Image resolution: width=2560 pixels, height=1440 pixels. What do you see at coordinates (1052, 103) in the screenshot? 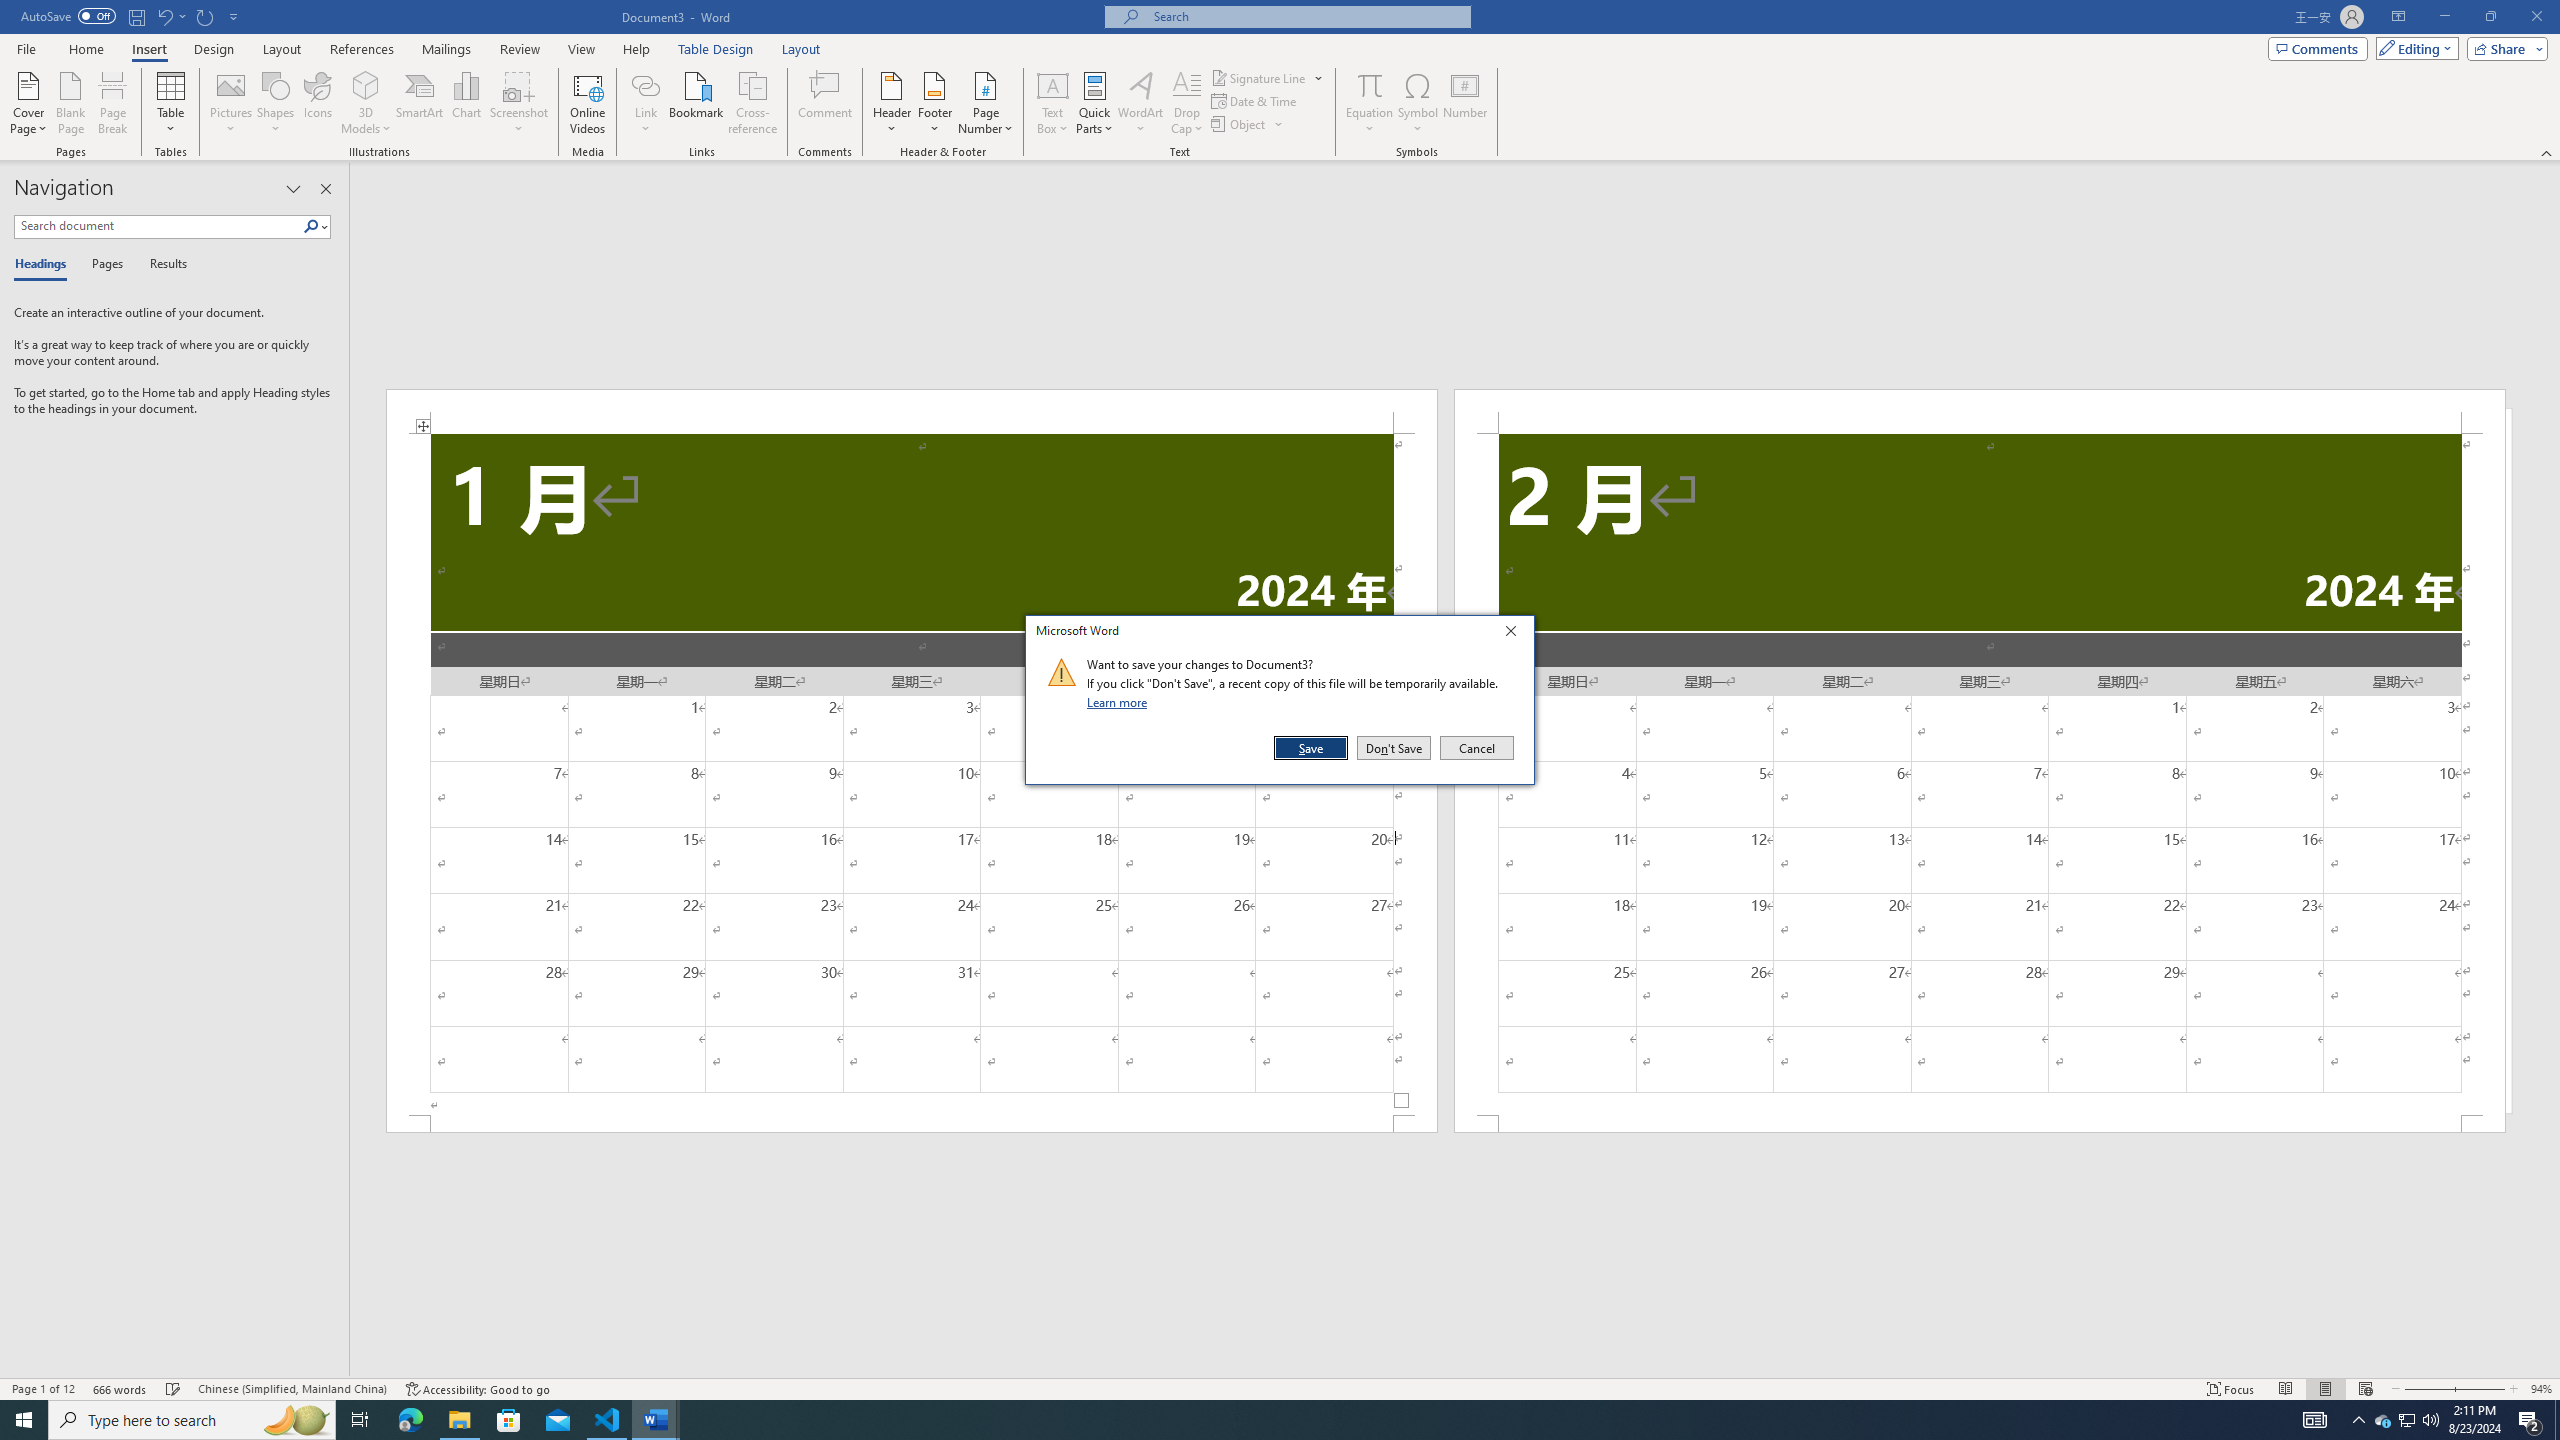
I see `'Text Box'` at bounding box center [1052, 103].